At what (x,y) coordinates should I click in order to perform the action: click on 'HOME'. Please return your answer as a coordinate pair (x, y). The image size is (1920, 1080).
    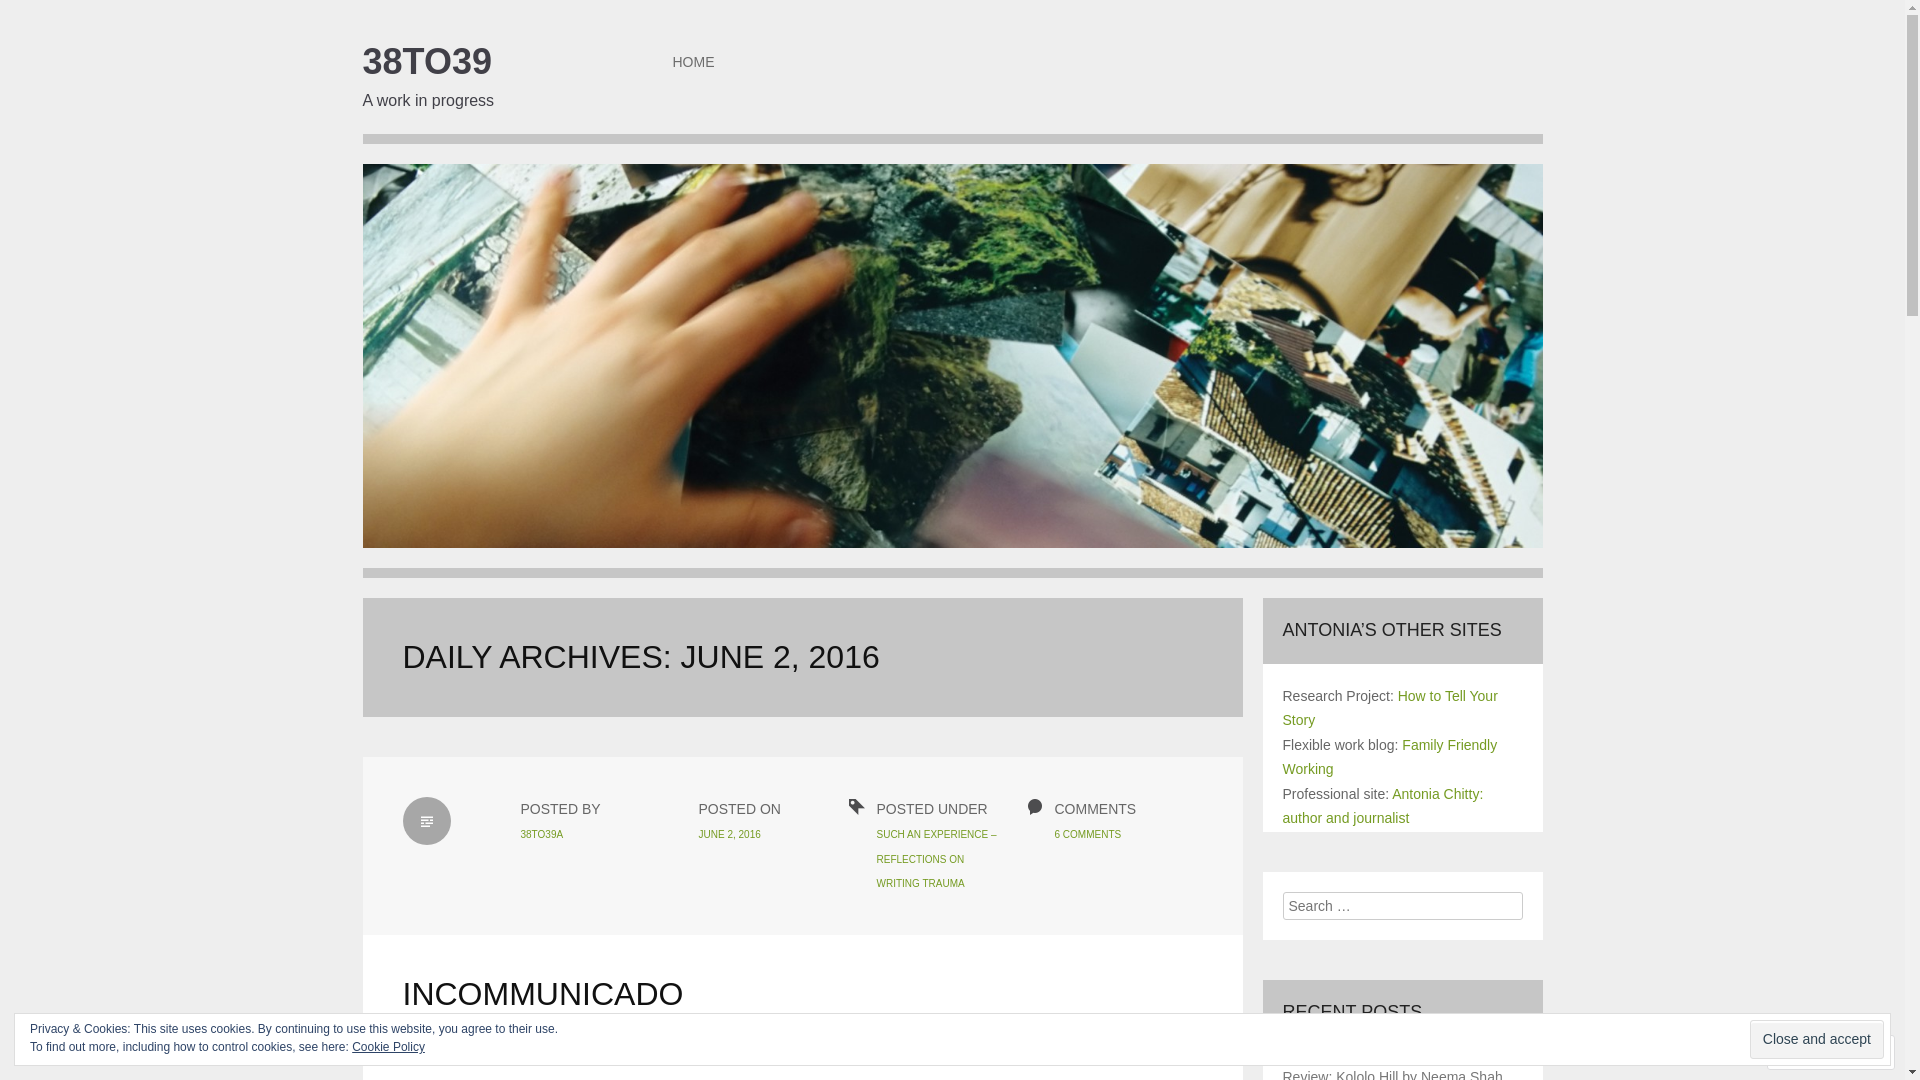
    Looking at the image, I should click on (662, 61).